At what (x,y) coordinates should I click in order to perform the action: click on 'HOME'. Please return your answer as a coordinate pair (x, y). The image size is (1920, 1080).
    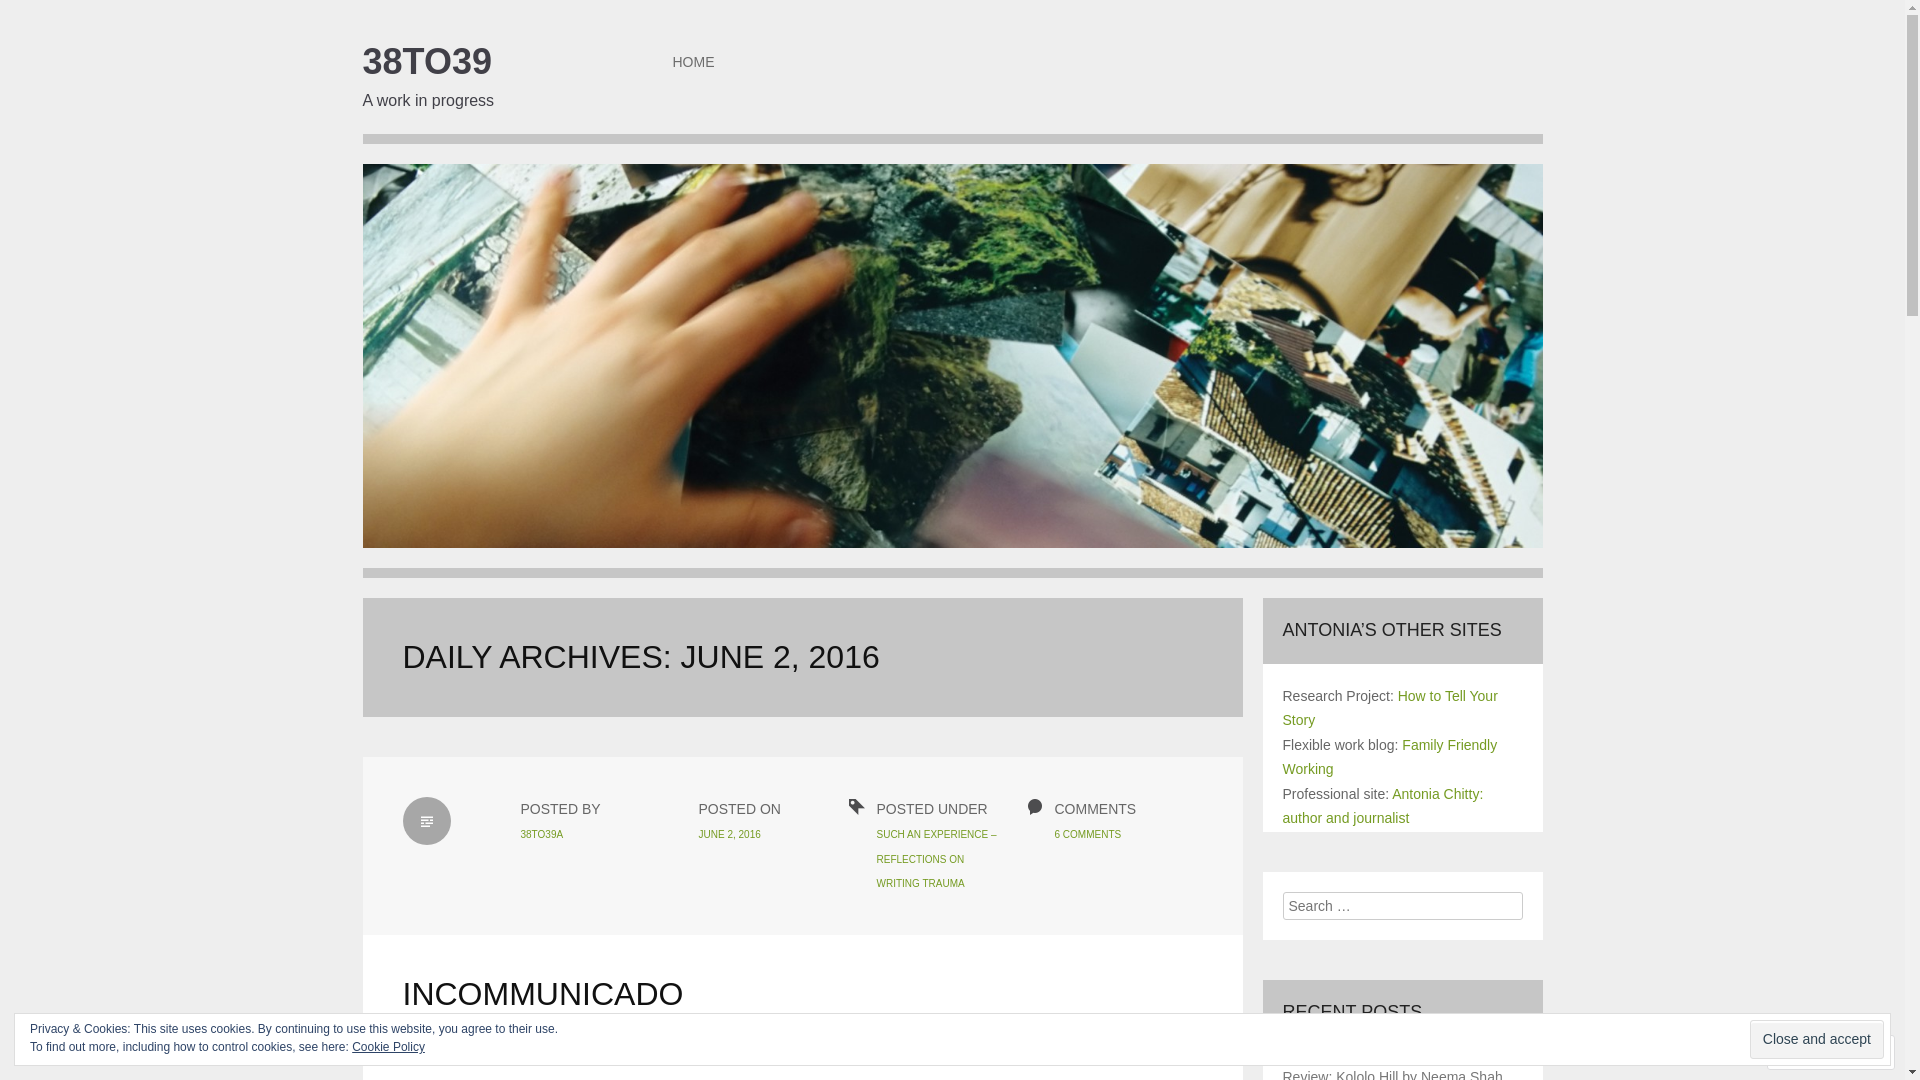
    Looking at the image, I should click on (662, 61).